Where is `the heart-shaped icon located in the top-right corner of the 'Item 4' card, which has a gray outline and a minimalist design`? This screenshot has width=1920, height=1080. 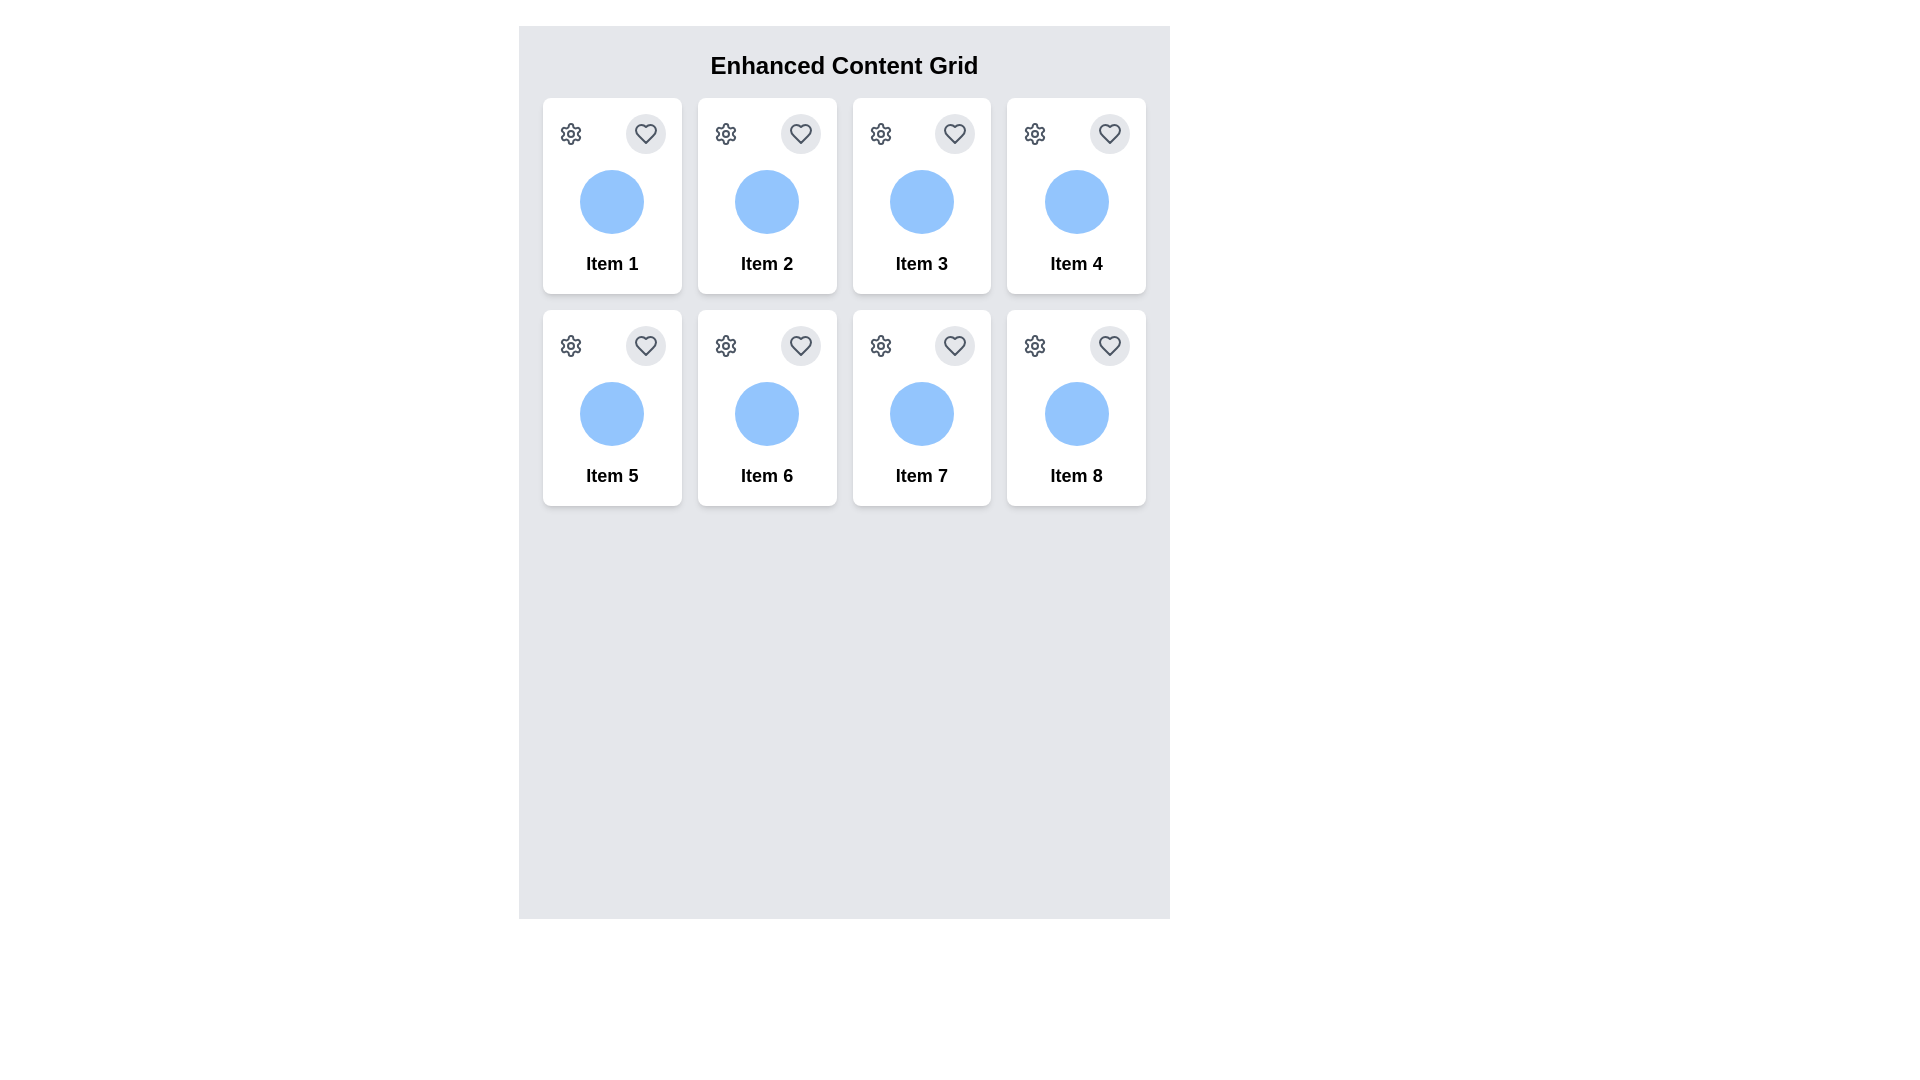
the heart-shaped icon located in the top-right corner of the 'Item 4' card, which has a gray outline and a minimalist design is located at coordinates (1108, 134).